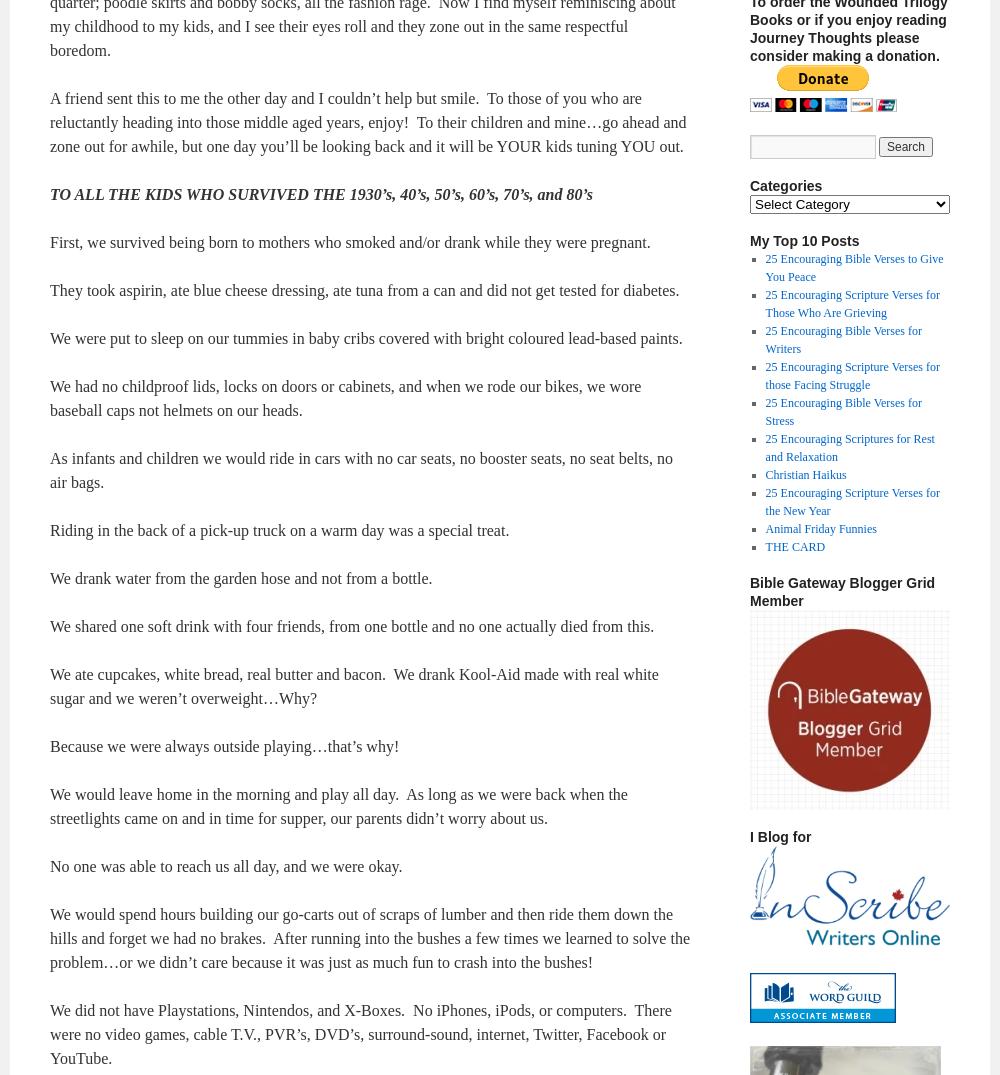 The image size is (1000, 1075). What do you see at coordinates (842, 411) in the screenshot?
I see `'25 Encouraging Bible Verses for Stress'` at bounding box center [842, 411].